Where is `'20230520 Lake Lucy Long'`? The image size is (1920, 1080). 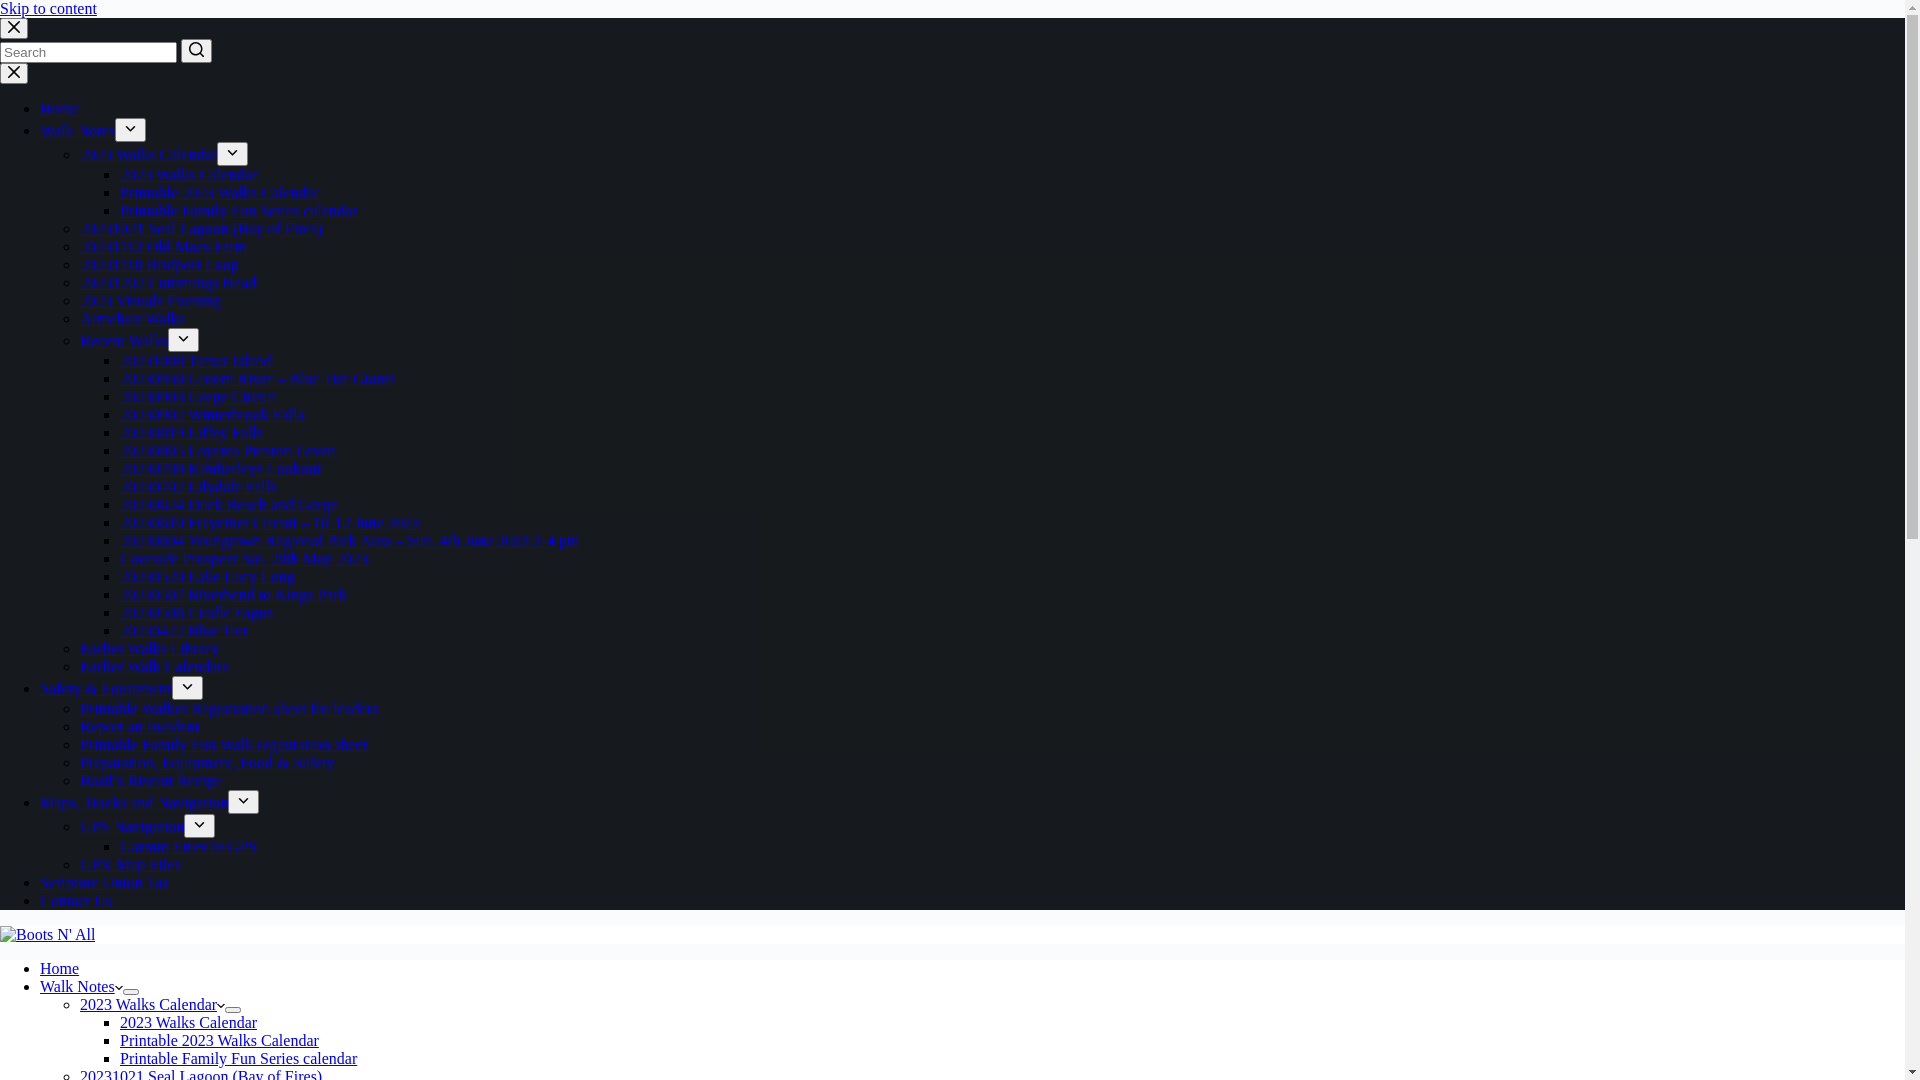 '20230520 Lake Lucy Long' is located at coordinates (207, 576).